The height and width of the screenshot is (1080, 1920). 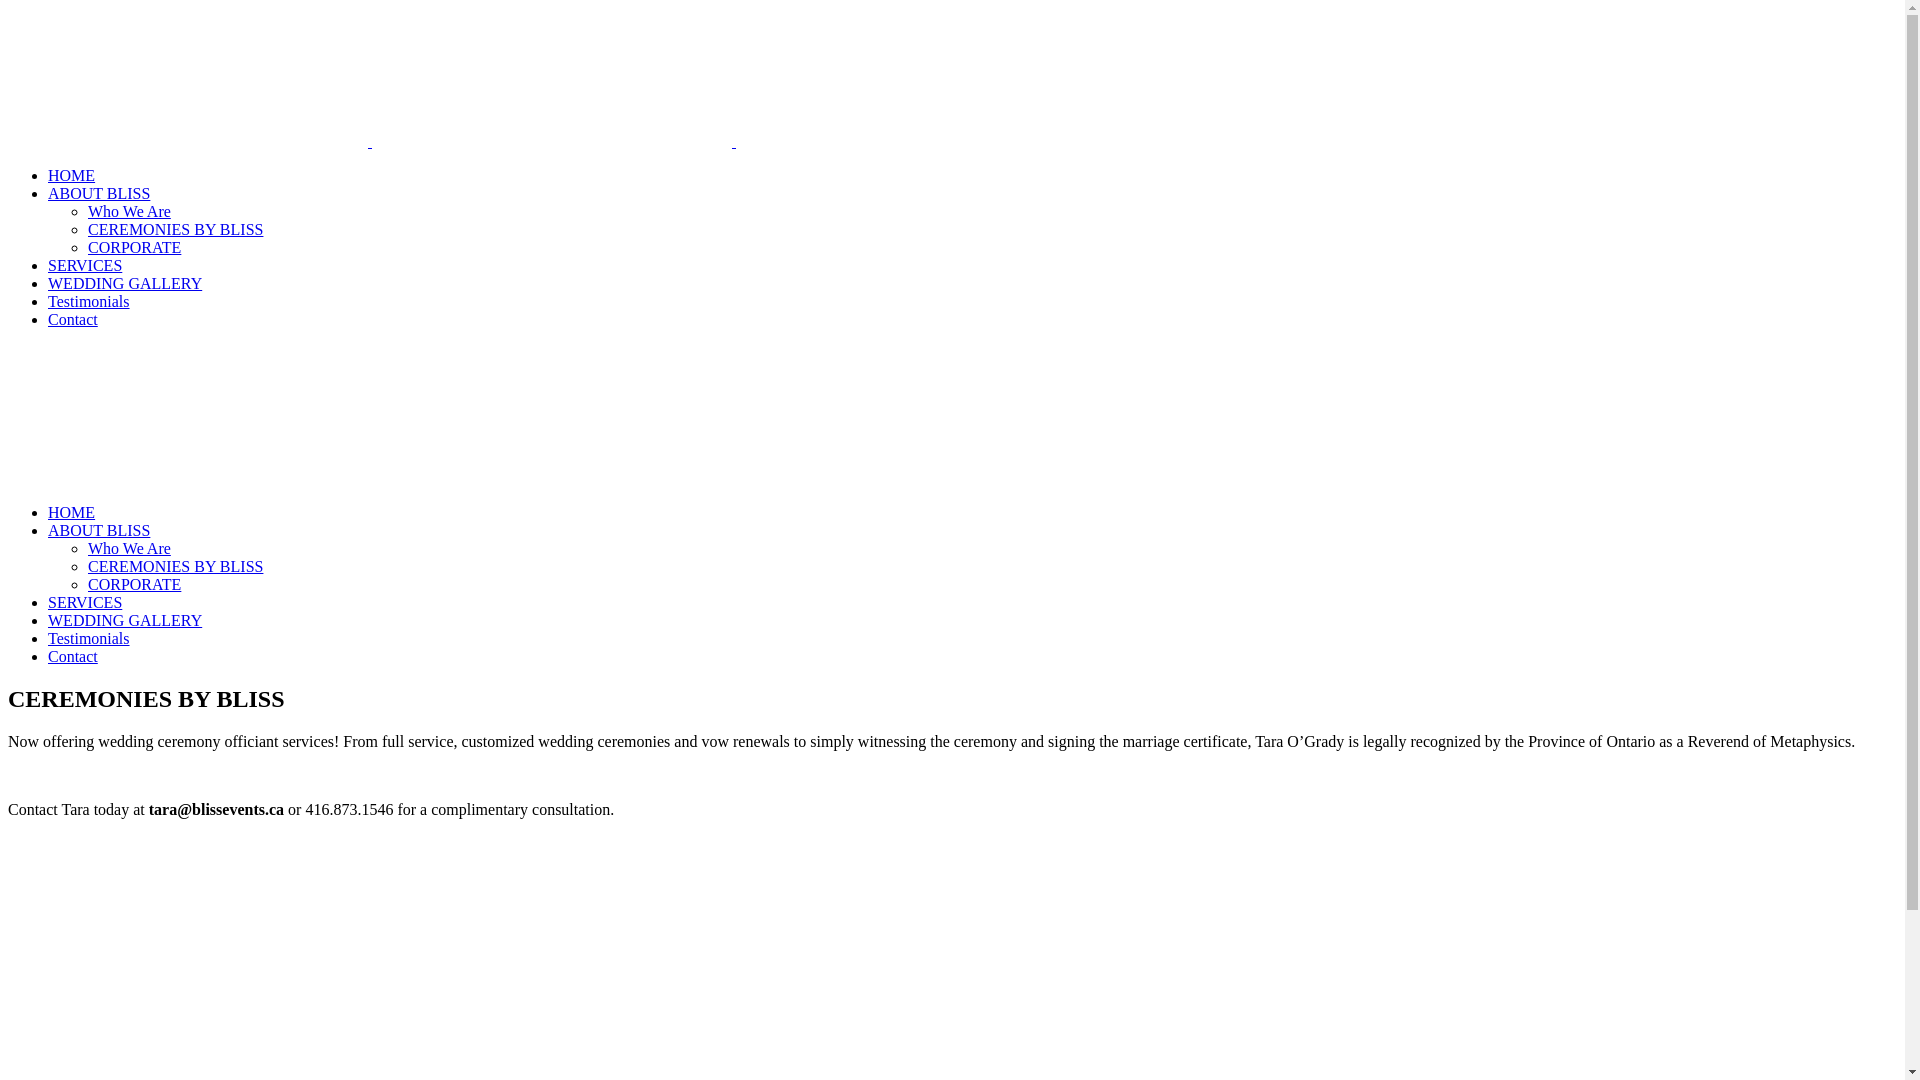 What do you see at coordinates (72, 318) in the screenshot?
I see `'Contact'` at bounding box center [72, 318].